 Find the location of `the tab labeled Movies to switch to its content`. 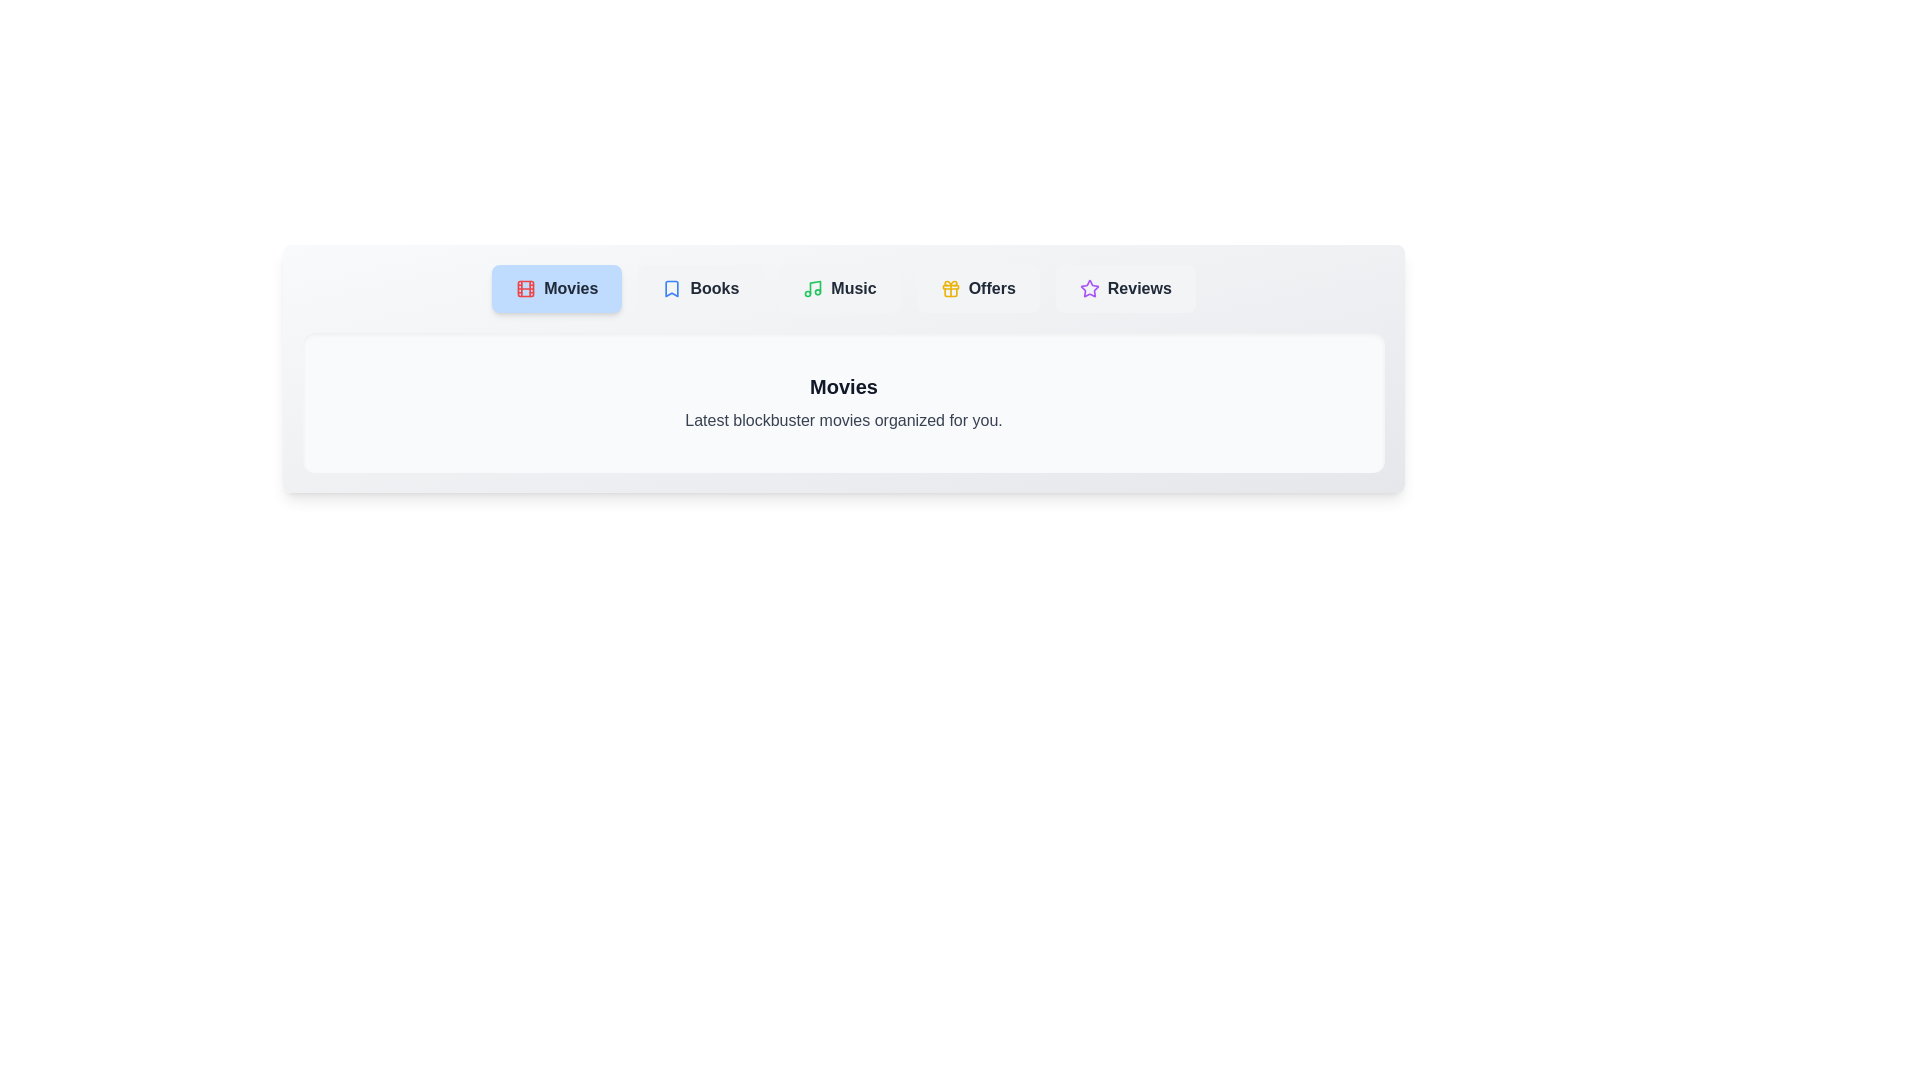

the tab labeled Movies to switch to its content is located at coordinates (556, 289).